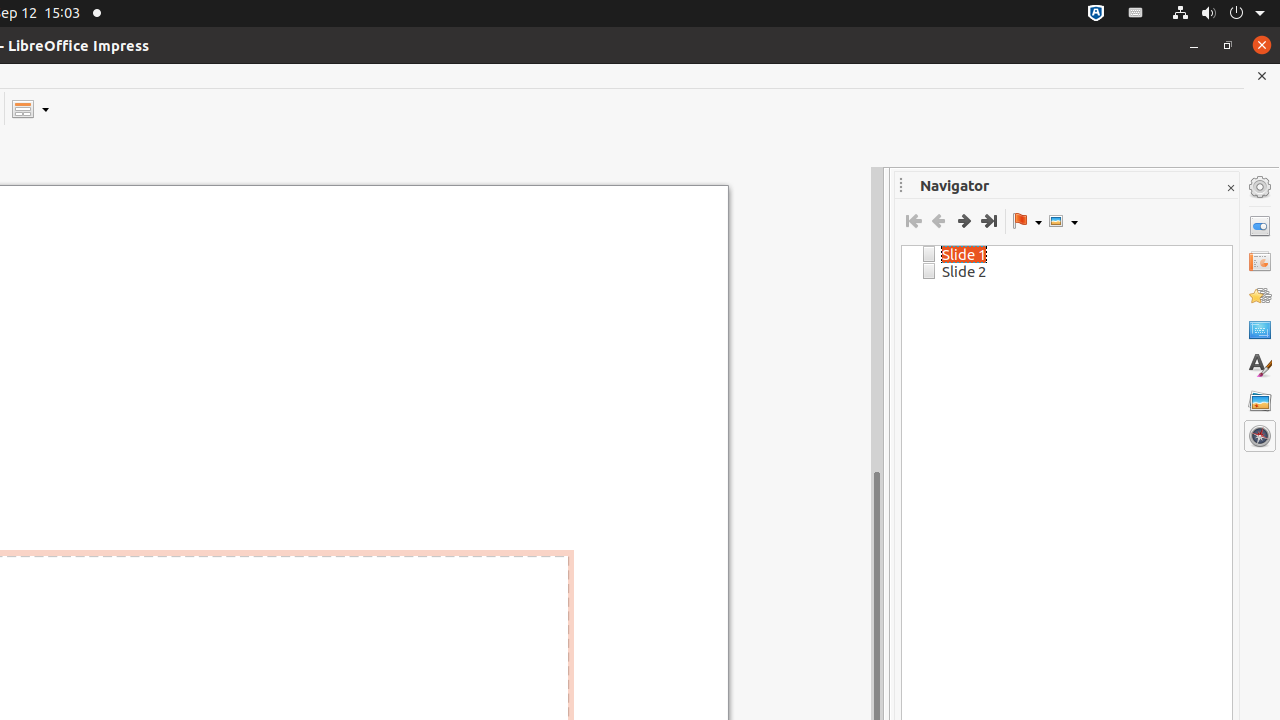  Describe the element at coordinates (988, 221) in the screenshot. I see `'Last Slide'` at that location.